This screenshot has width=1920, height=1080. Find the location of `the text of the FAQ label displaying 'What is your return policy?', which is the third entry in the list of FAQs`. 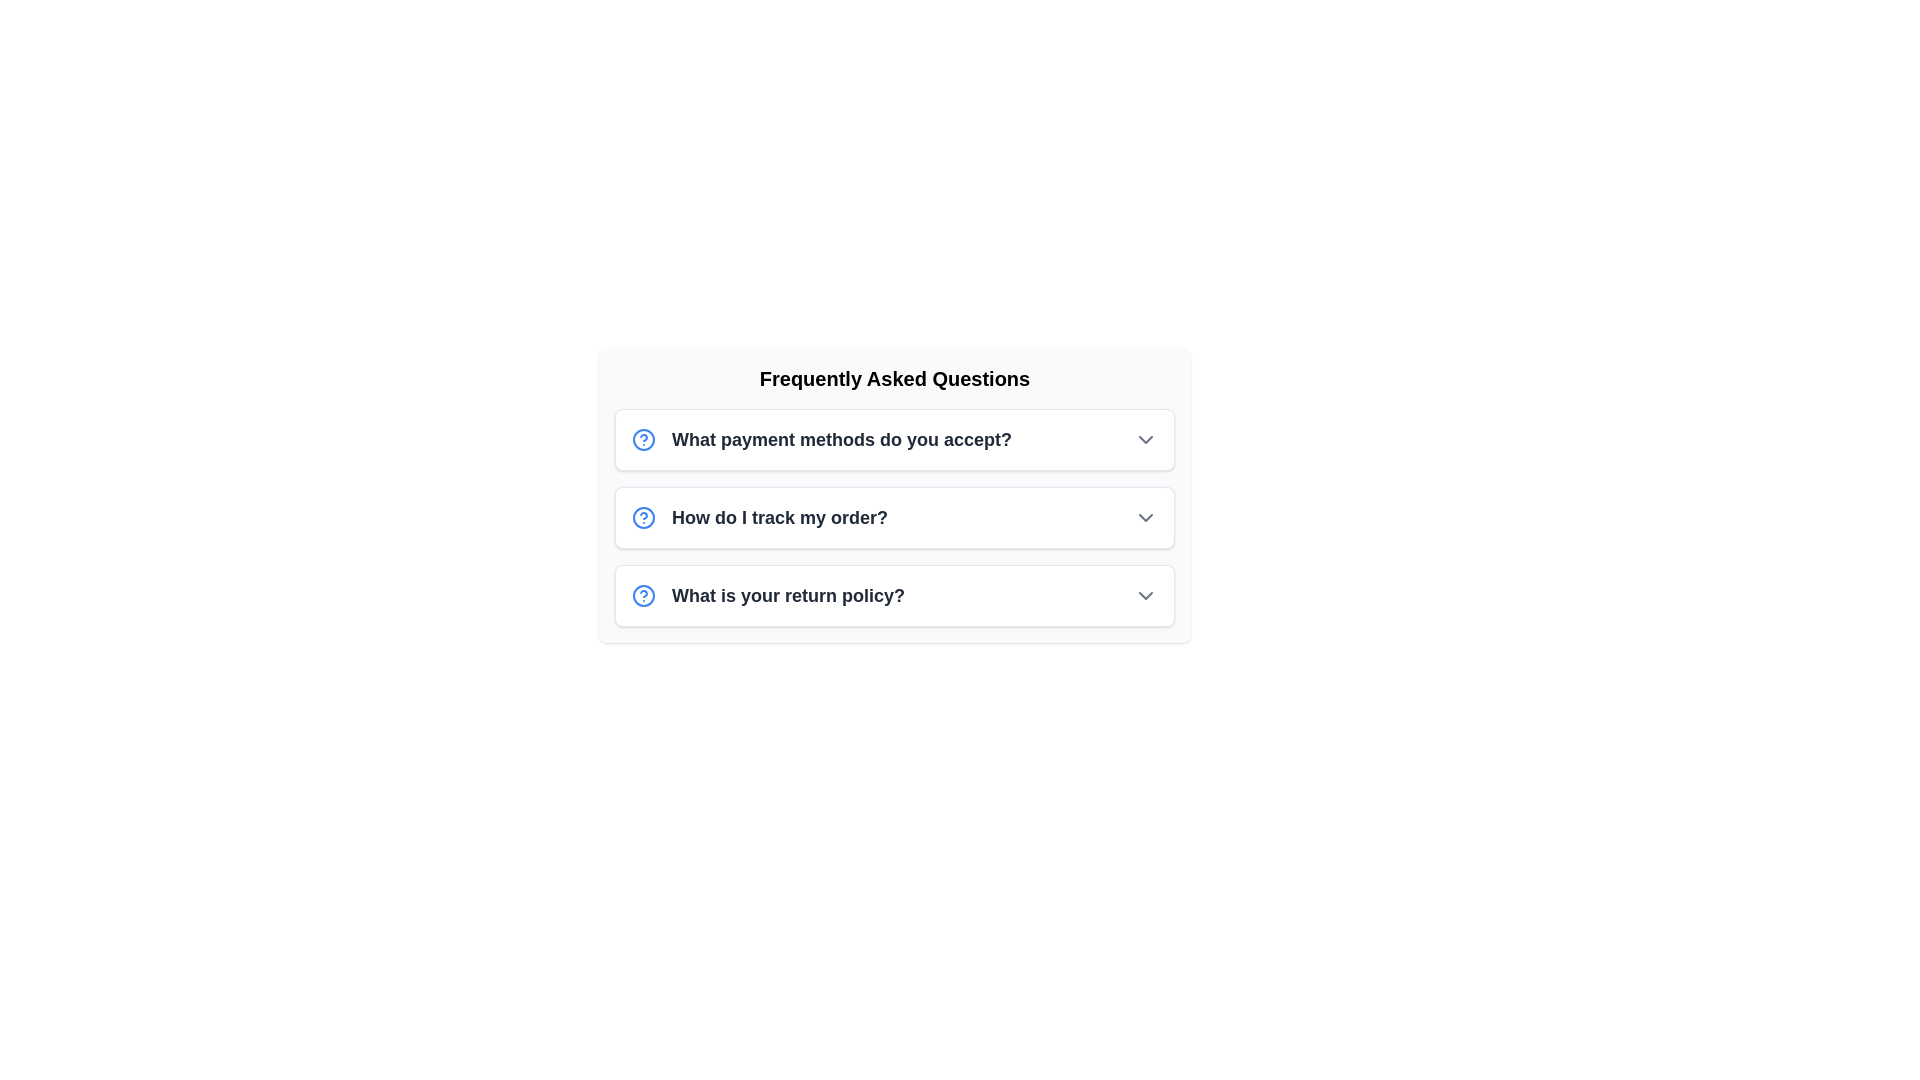

the text of the FAQ label displaying 'What is your return policy?', which is the third entry in the list of FAQs is located at coordinates (787, 595).